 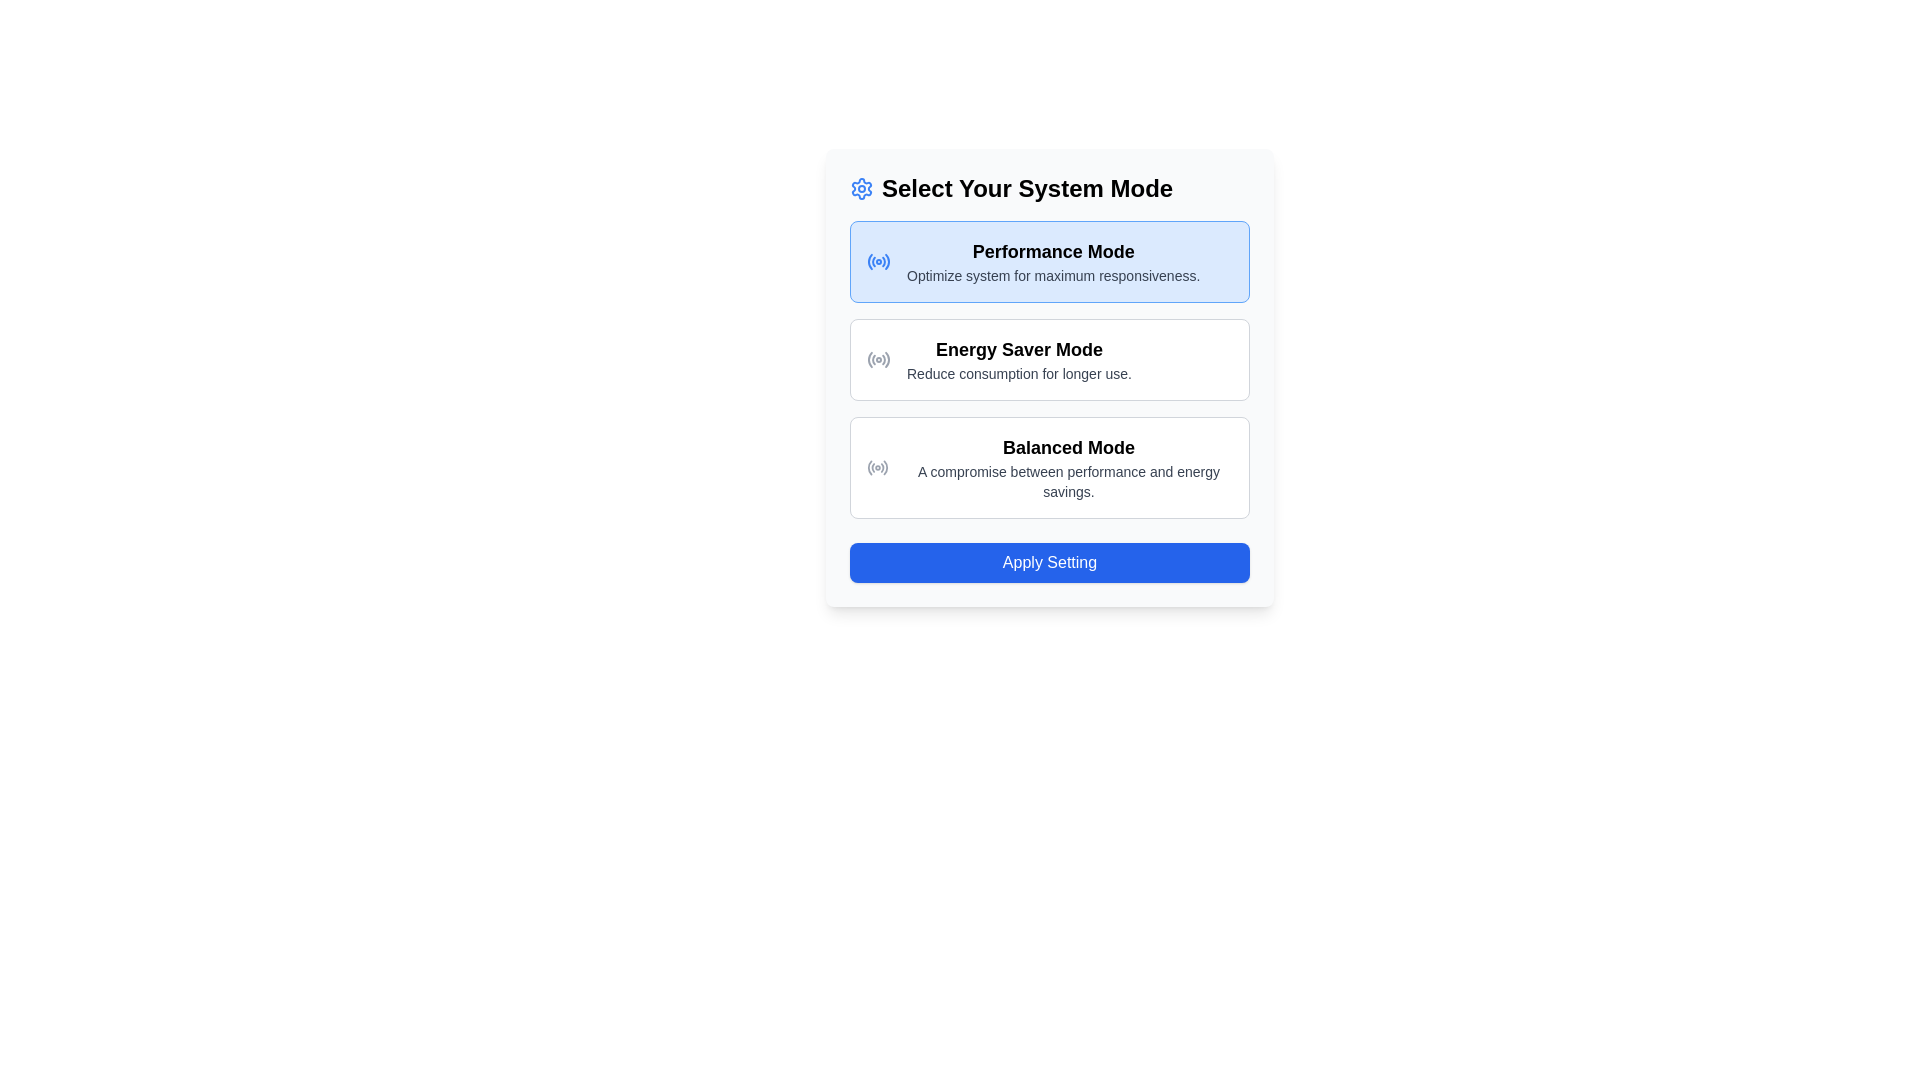 What do you see at coordinates (1052, 250) in the screenshot?
I see `the Text Label that describes the mode available for selection, which is located at the top of the first card above the supporting text 'Optimize system for maximum responsiveness.'` at bounding box center [1052, 250].